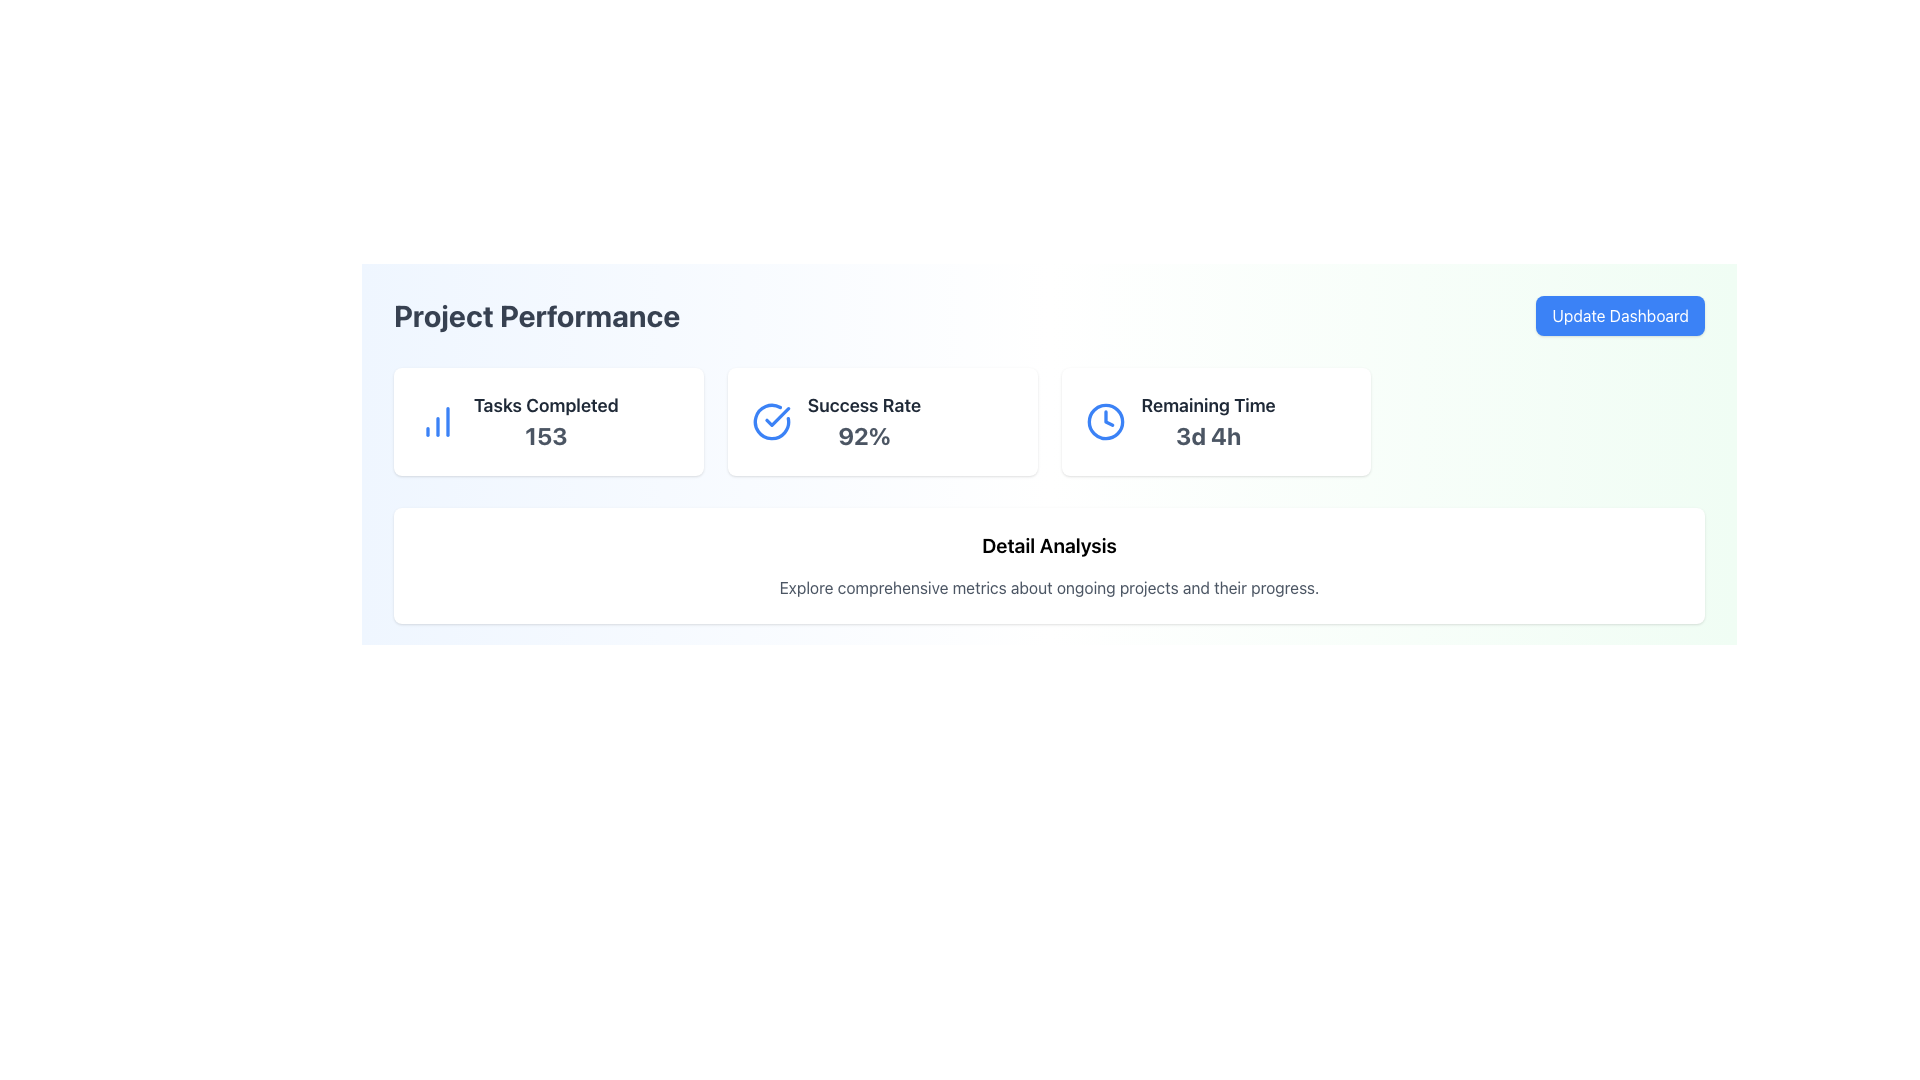  Describe the element at coordinates (1104, 420) in the screenshot. I see `the decorative circle element within the SVG clock icon located in the 'Remaining Time' section of the interface` at that location.